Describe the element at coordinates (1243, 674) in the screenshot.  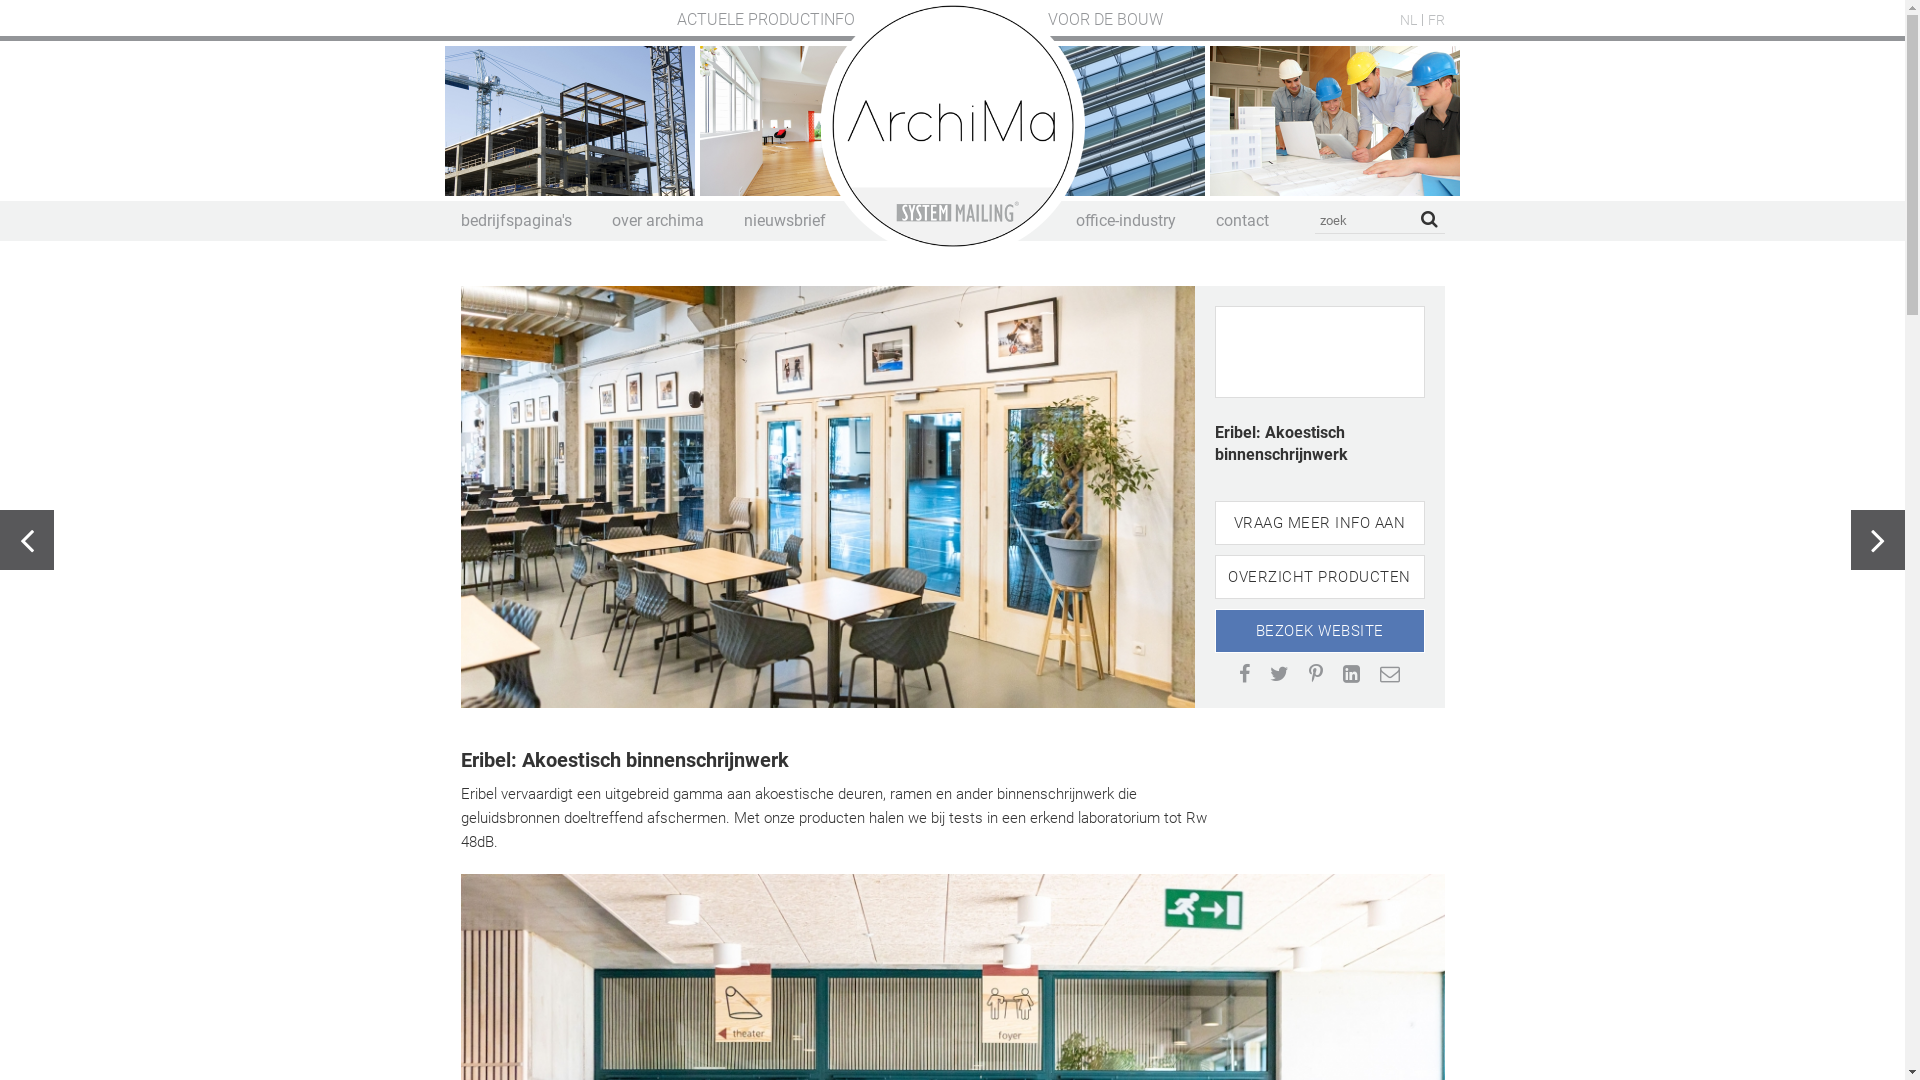
I see `'Facebook'` at that location.